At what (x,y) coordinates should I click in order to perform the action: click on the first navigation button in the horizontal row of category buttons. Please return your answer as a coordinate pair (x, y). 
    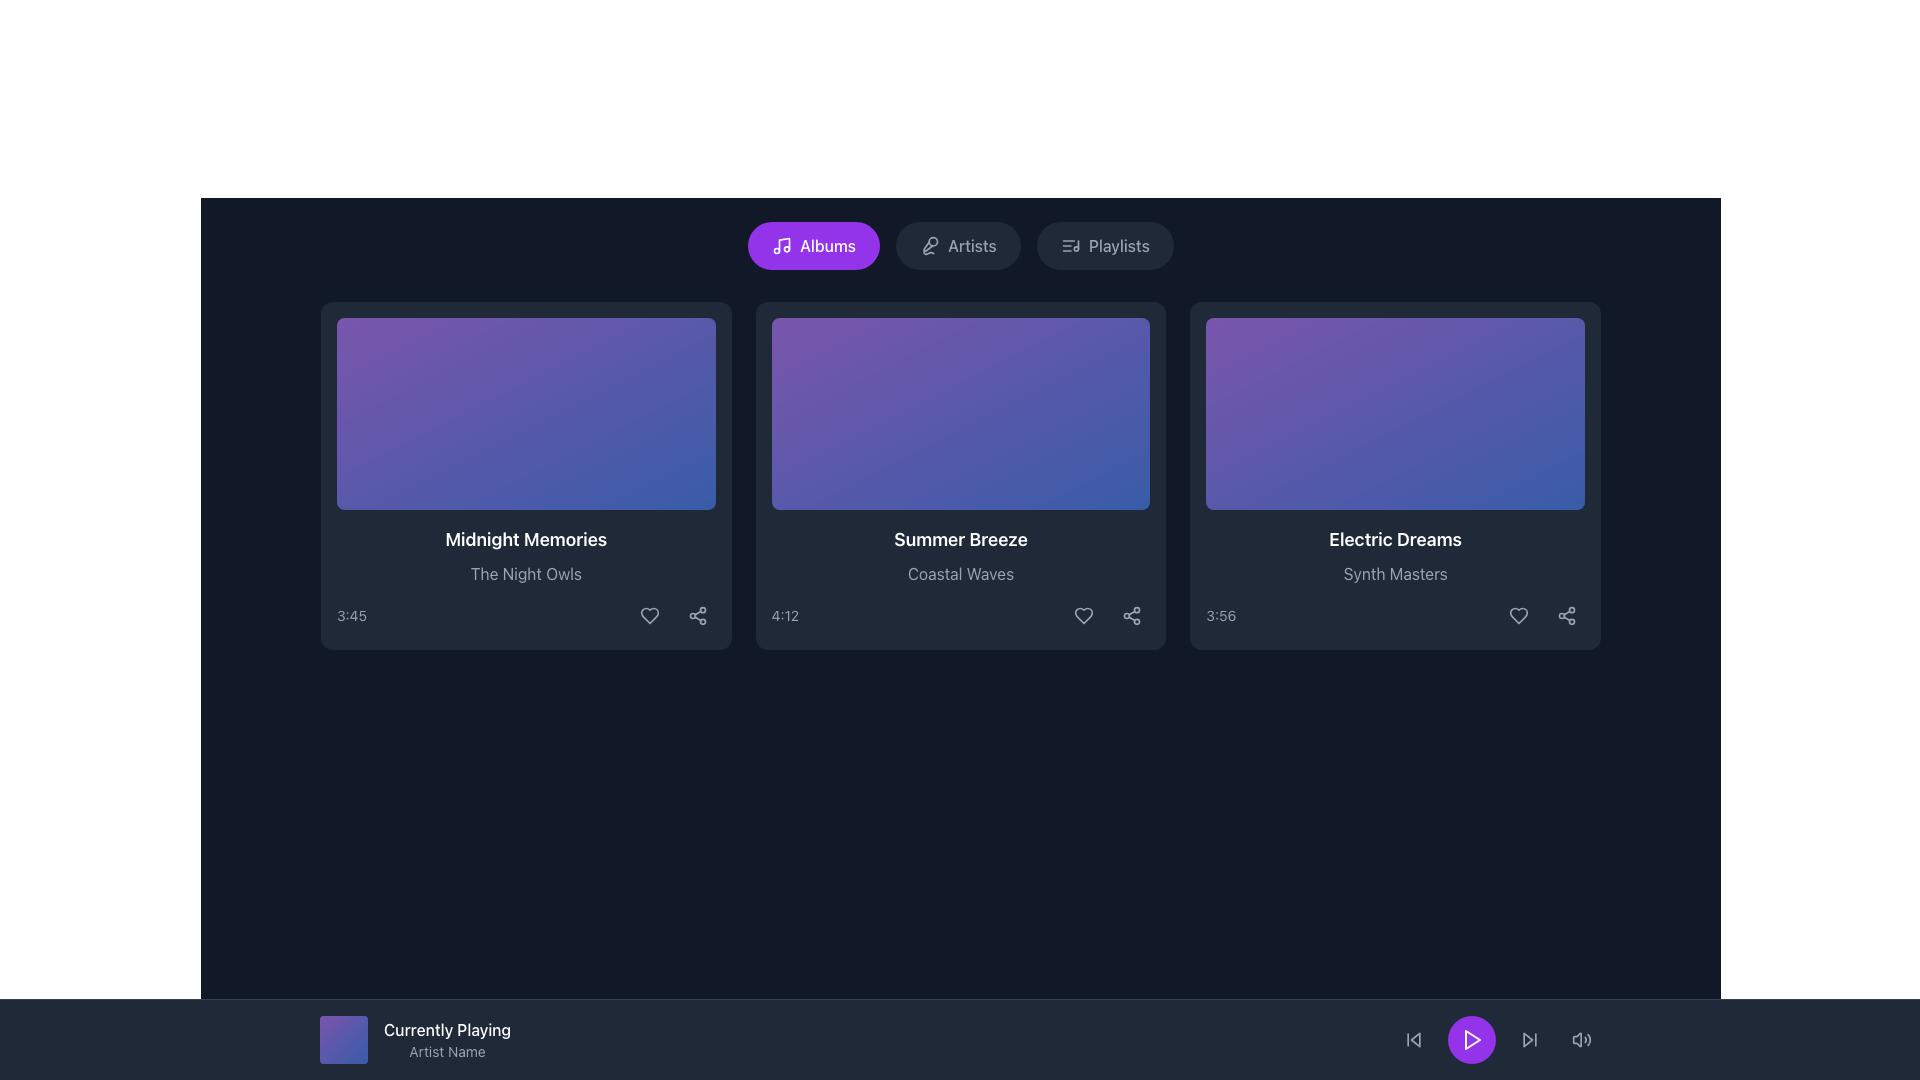
    Looking at the image, I should click on (814, 245).